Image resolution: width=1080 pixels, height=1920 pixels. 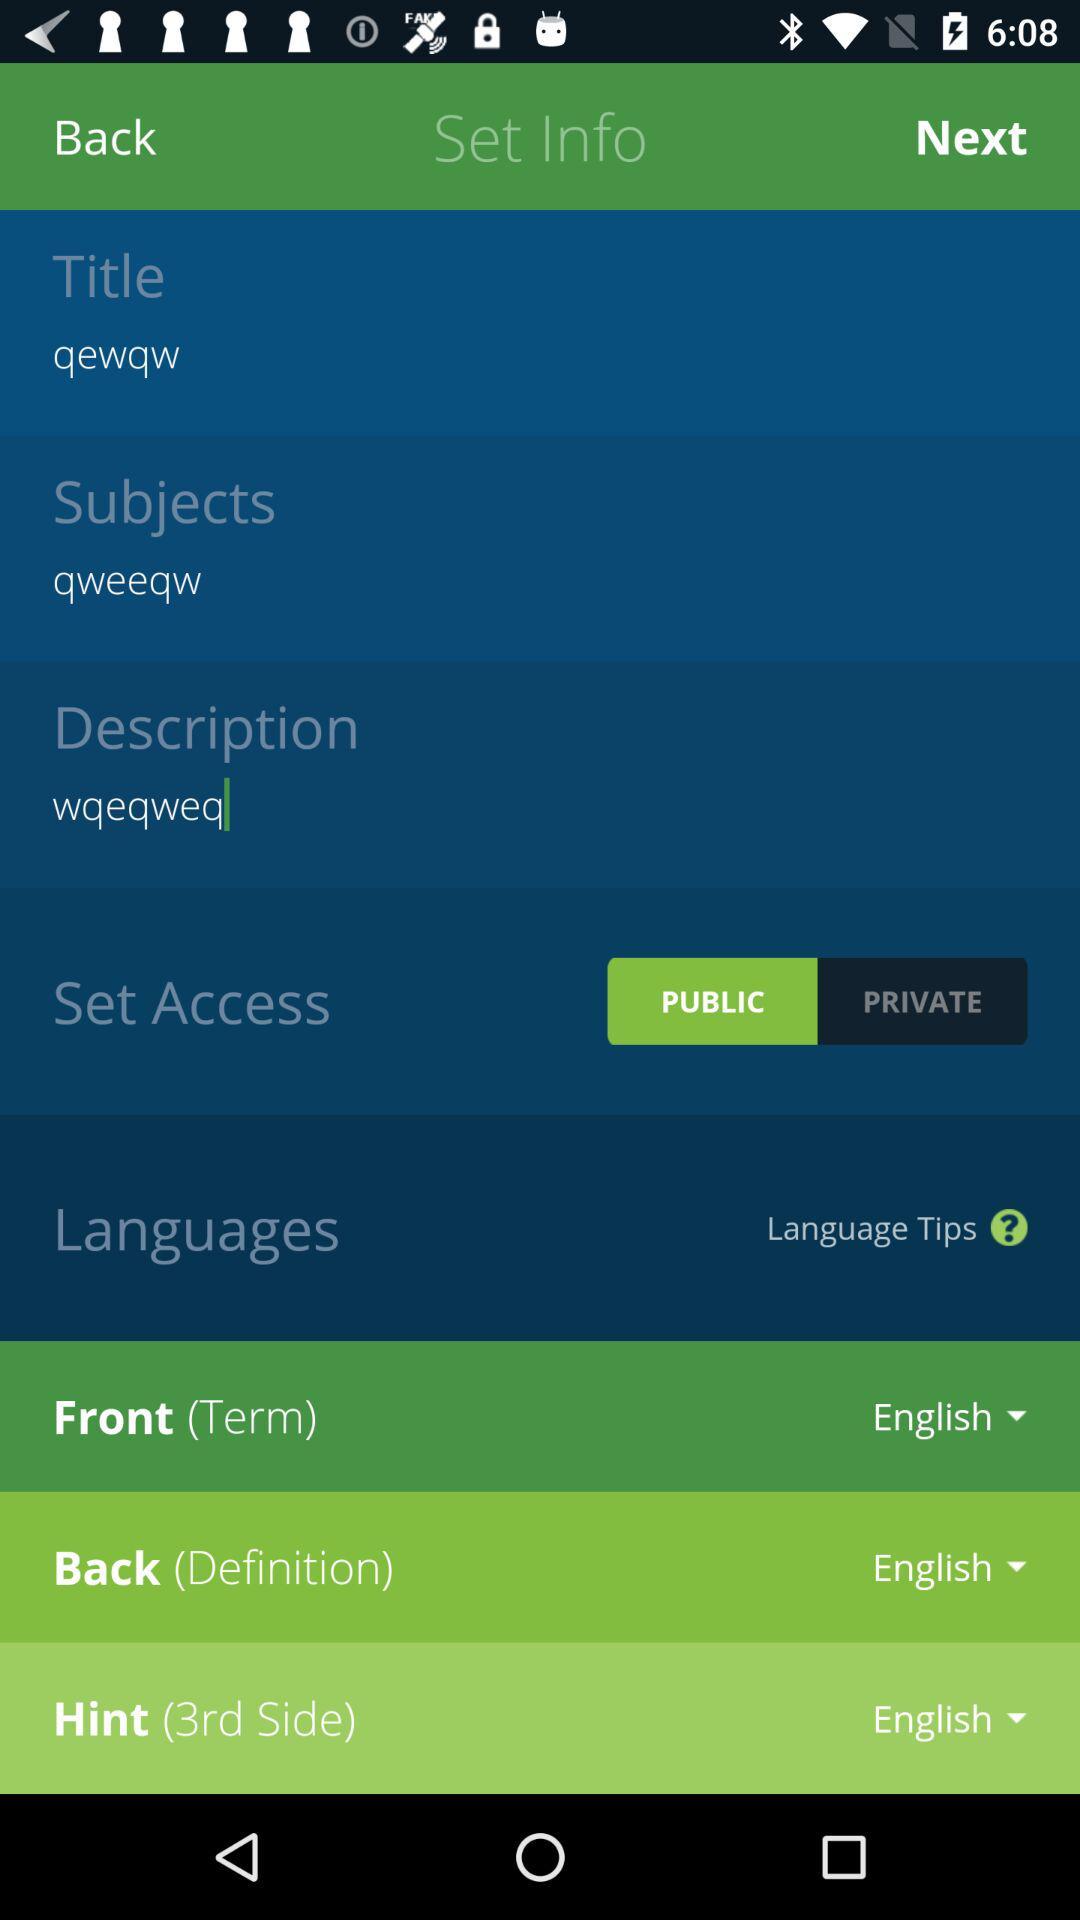 What do you see at coordinates (922, 1001) in the screenshot?
I see `private` at bounding box center [922, 1001].